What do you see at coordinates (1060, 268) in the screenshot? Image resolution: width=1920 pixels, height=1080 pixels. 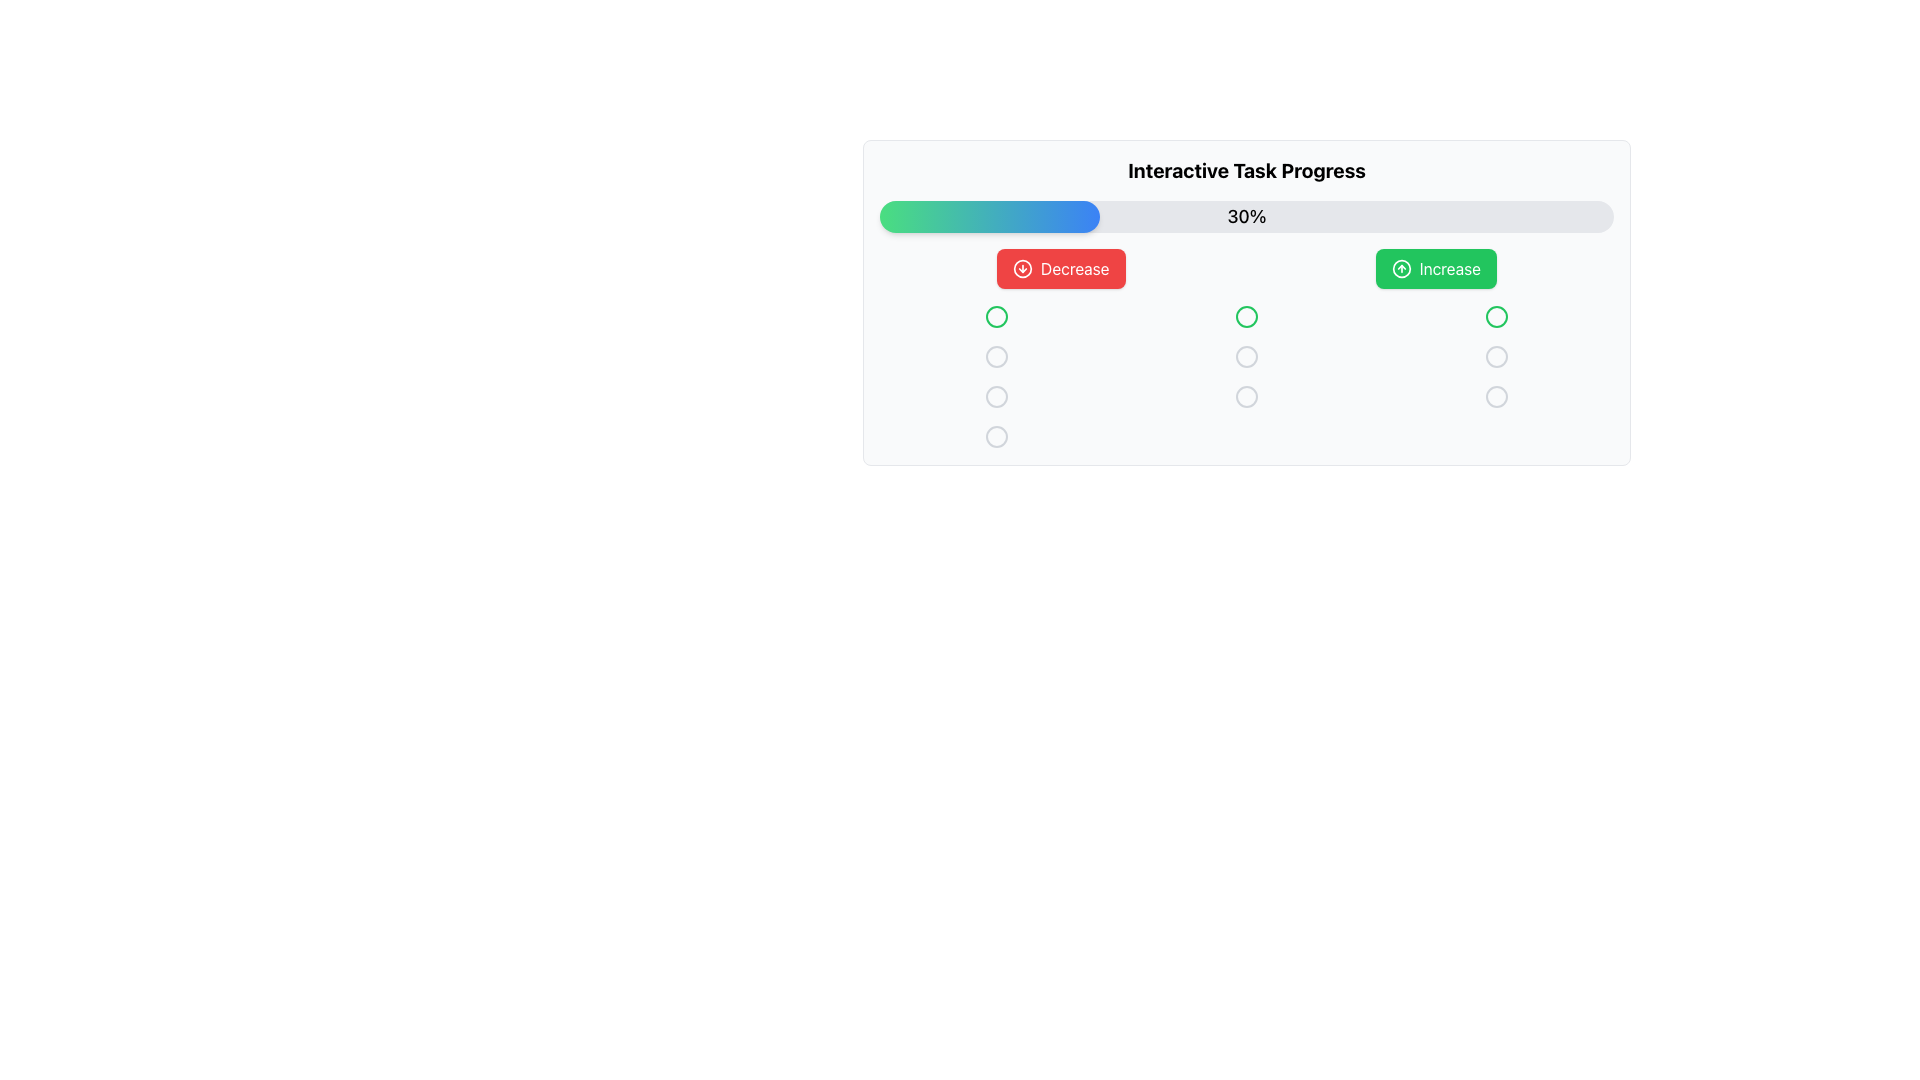 I see `the decrease action button located on the left side of the horizontal button arrangement` at bounding box center [1060, 268].